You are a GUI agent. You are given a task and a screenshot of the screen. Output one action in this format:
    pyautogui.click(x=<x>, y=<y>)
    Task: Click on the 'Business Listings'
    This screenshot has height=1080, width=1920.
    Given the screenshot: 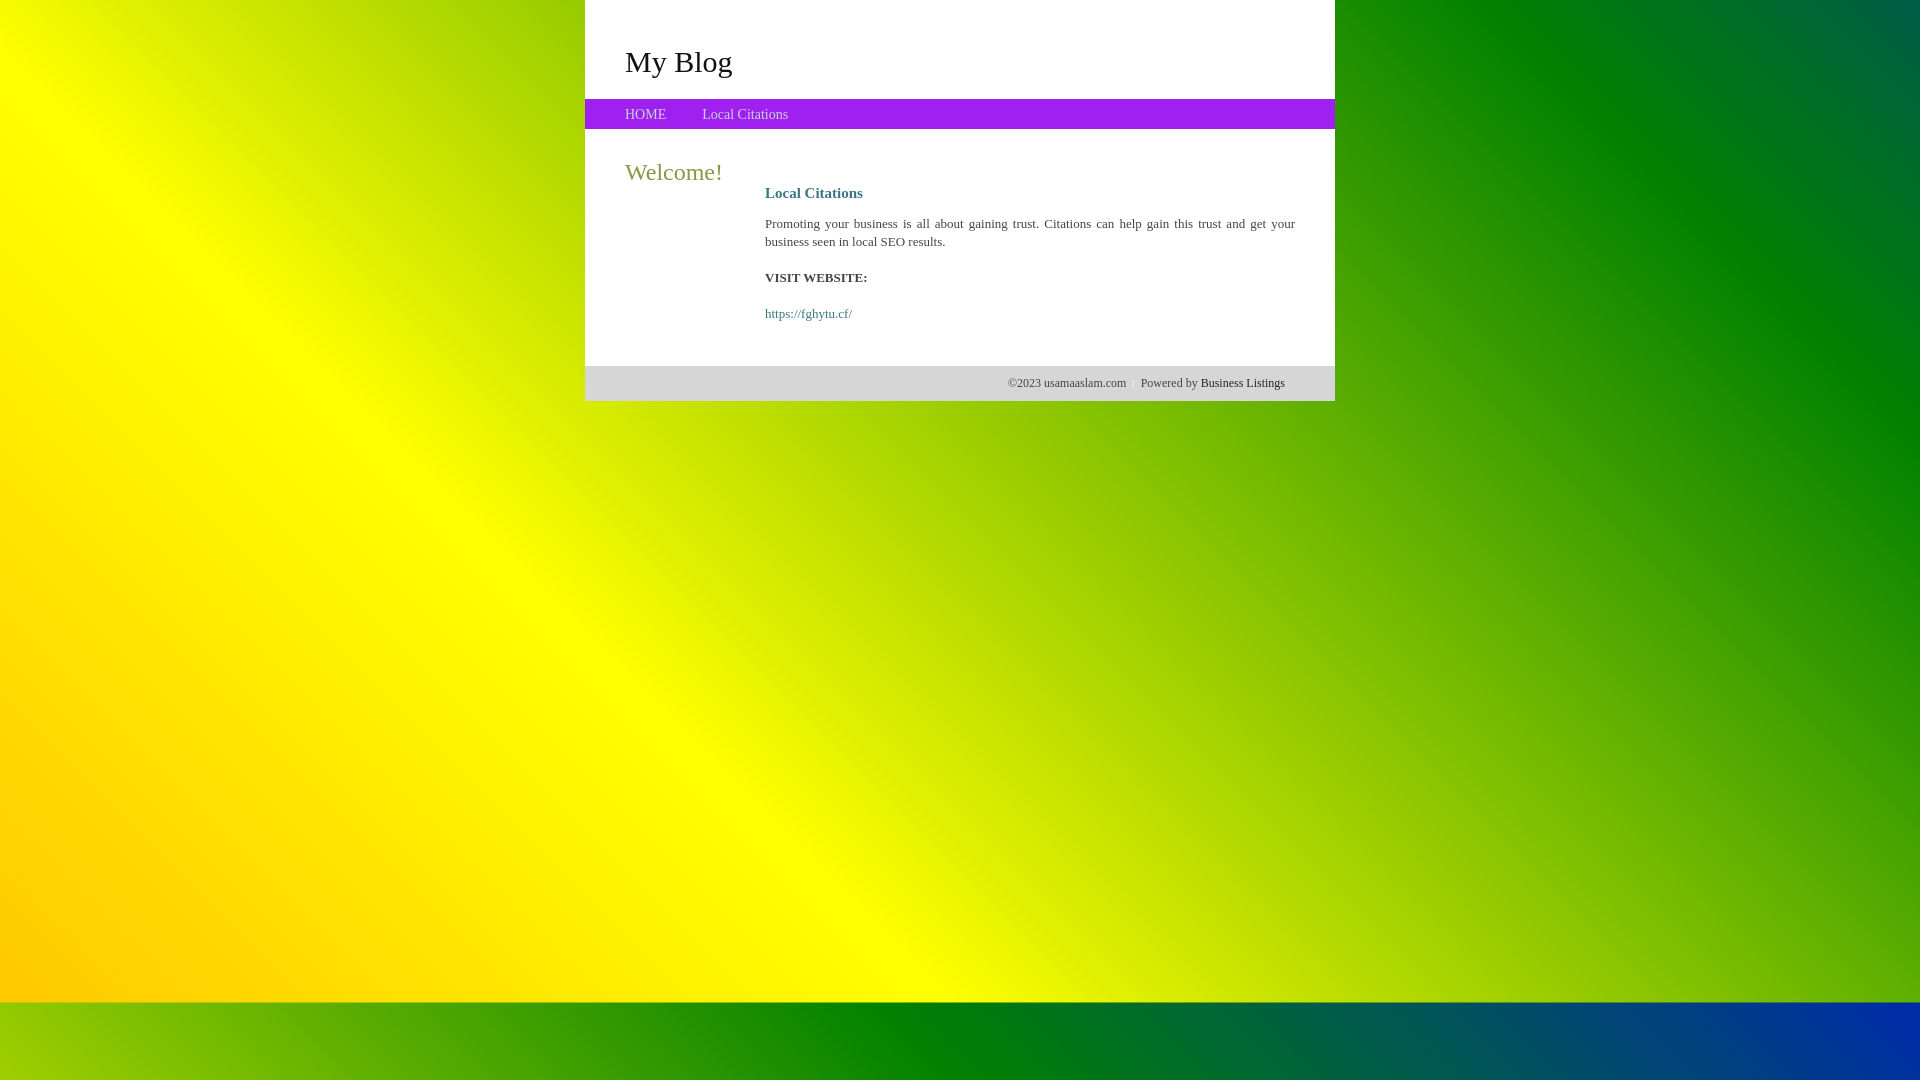 What is the action you would take?
    pyautogui.click(x=1242, y=382)
    